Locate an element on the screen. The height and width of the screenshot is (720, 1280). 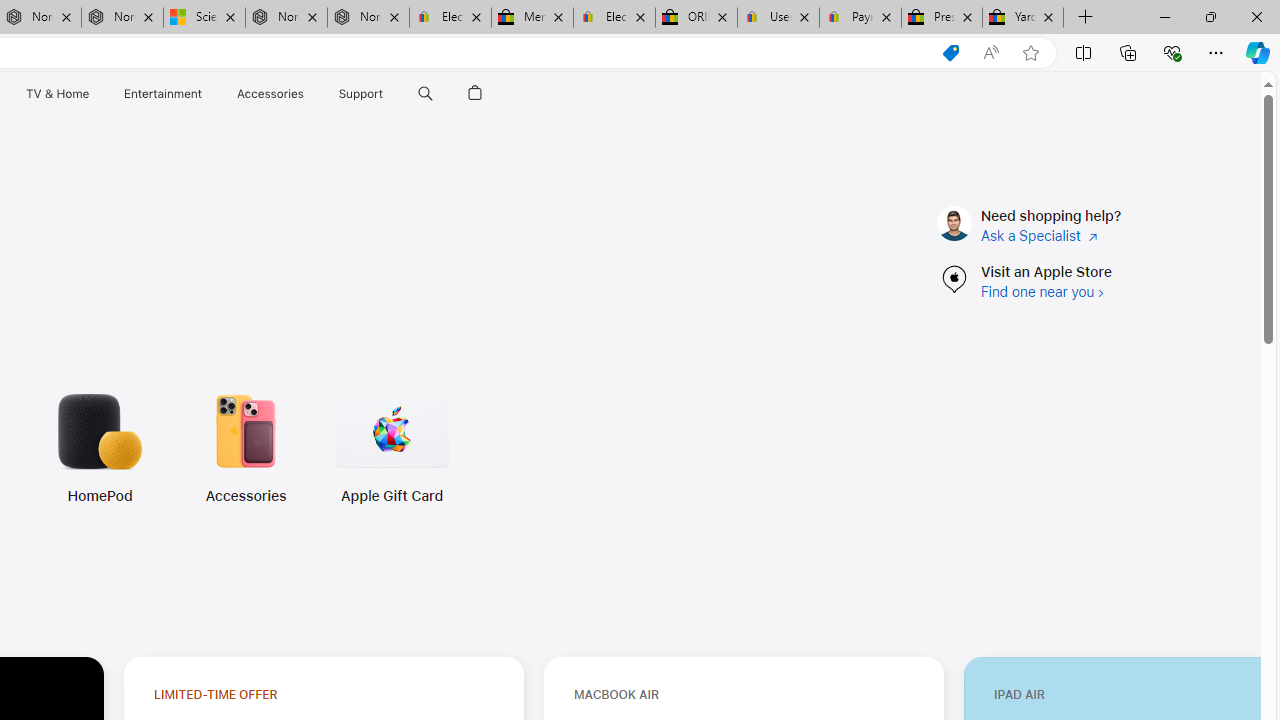
'Shopping Bag' is located at coordinates (474, 93).